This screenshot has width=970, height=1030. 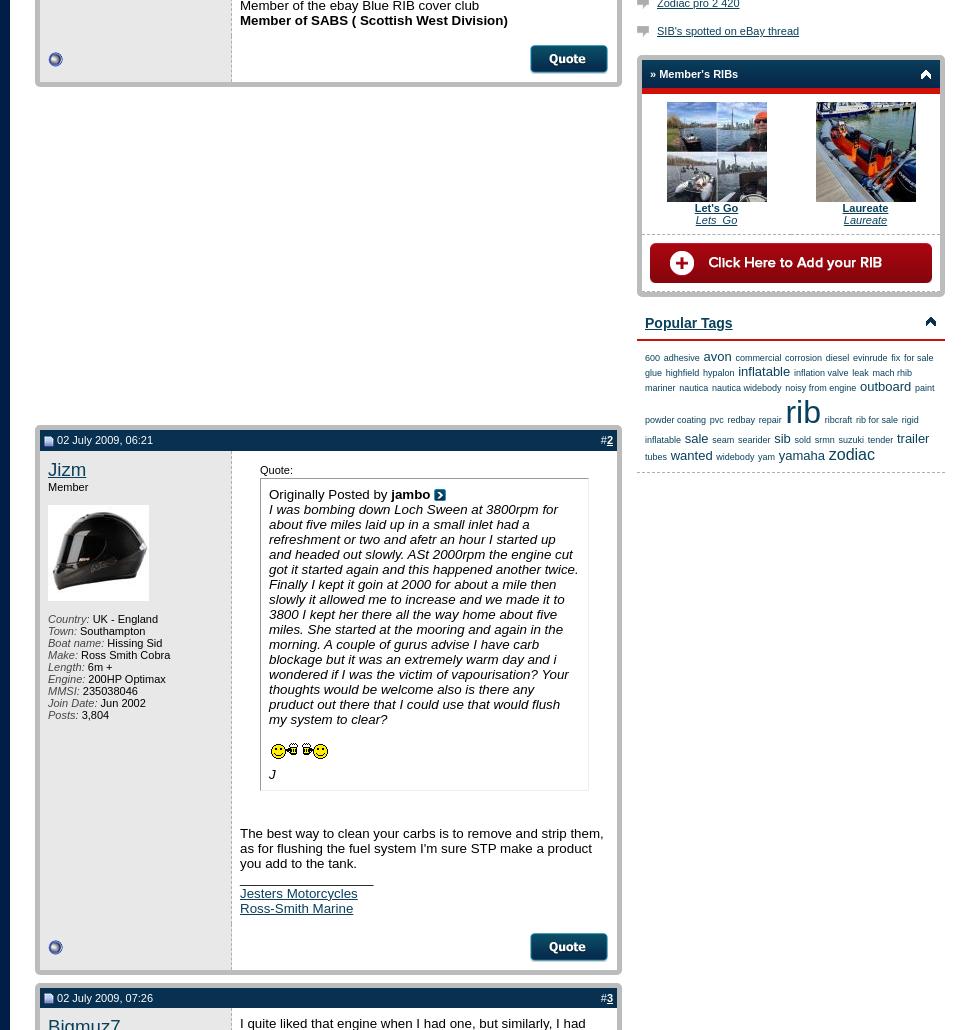 What do you see at coordinates (123, 653) in the screenshot?
I see `'Ross Smith Cobra'` at bounding box center [123, 653].